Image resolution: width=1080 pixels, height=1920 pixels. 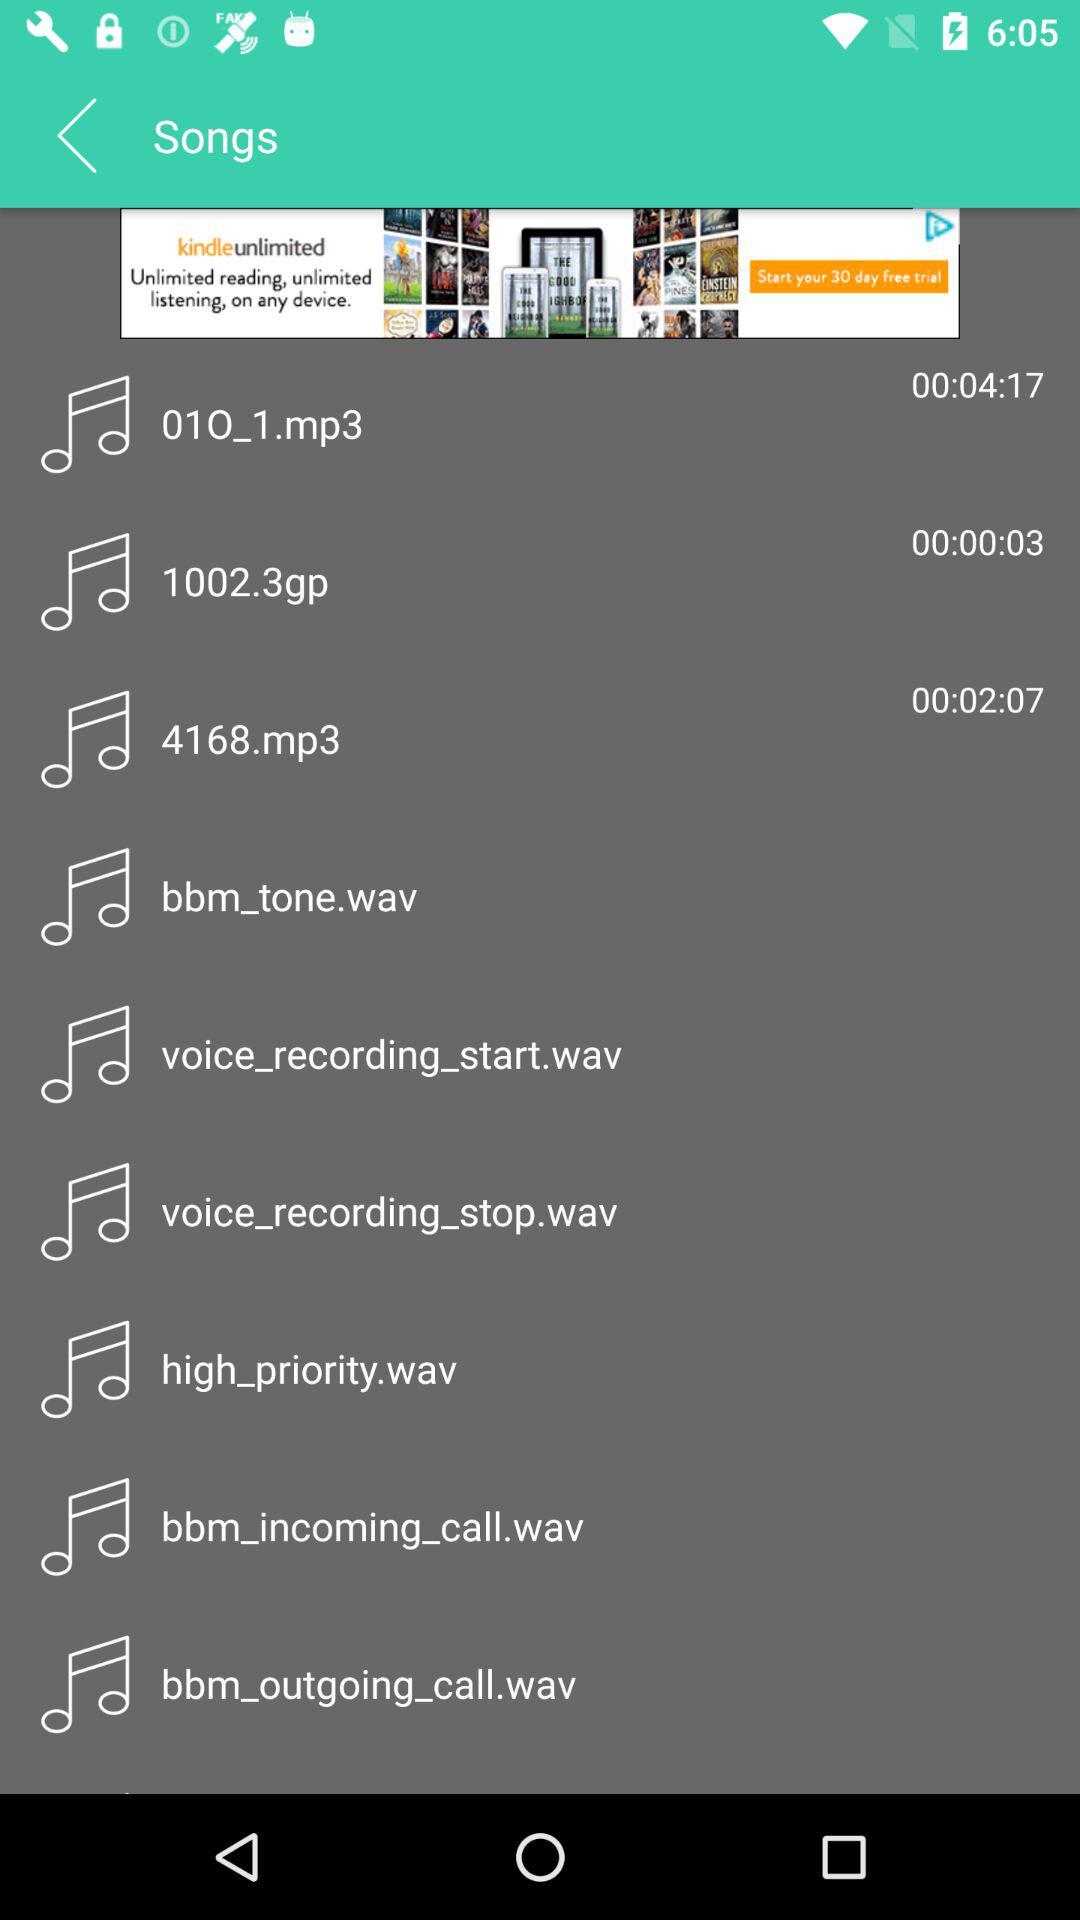 What do you see at coordinates (75, 133) in the screenshot?
I see `prevoius buttton` at bounding box center [75, 133].